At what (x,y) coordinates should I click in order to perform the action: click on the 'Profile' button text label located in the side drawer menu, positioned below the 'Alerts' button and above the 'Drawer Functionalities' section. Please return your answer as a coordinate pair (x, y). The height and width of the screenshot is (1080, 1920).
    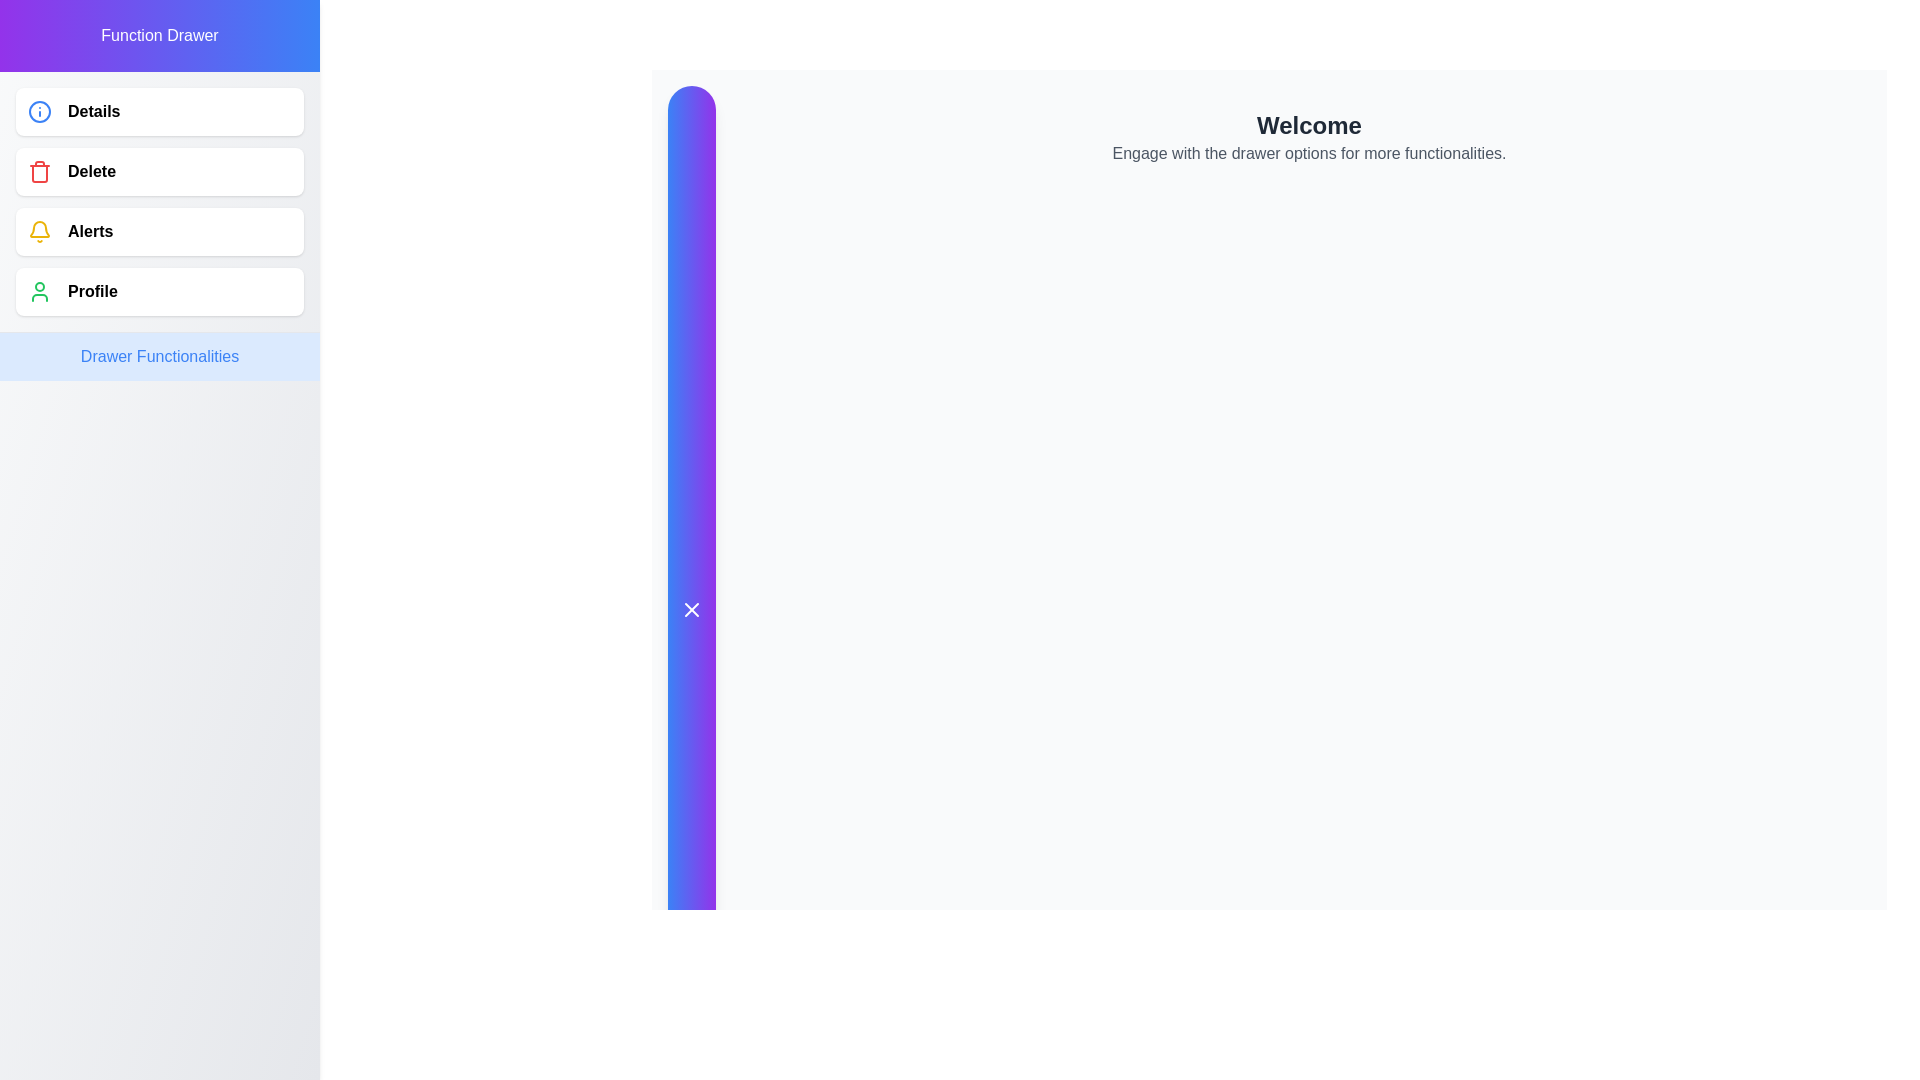
    Looking at the image, I should click on (91, 292).